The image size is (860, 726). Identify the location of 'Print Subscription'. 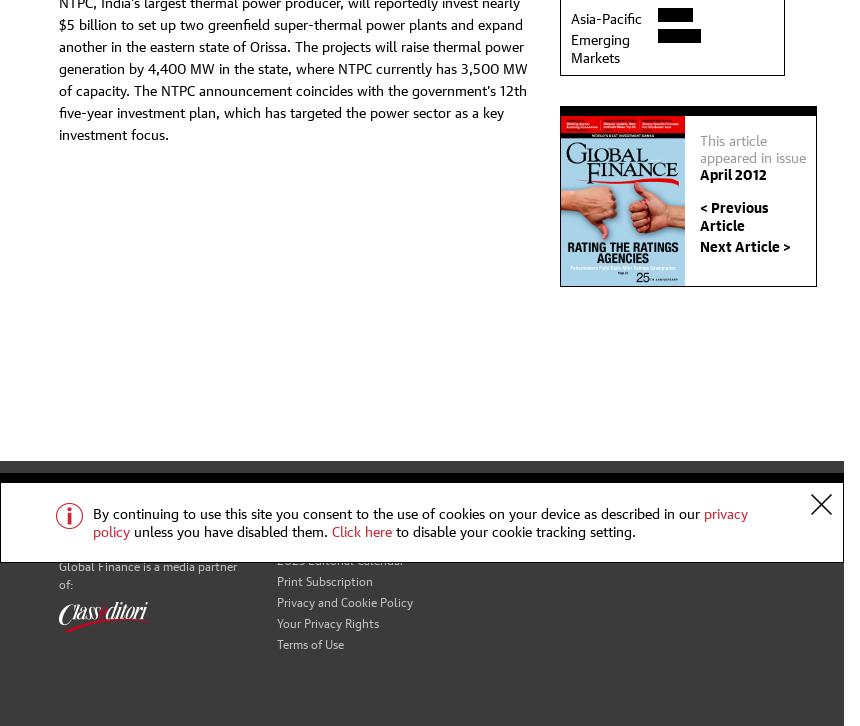
(323, 577).